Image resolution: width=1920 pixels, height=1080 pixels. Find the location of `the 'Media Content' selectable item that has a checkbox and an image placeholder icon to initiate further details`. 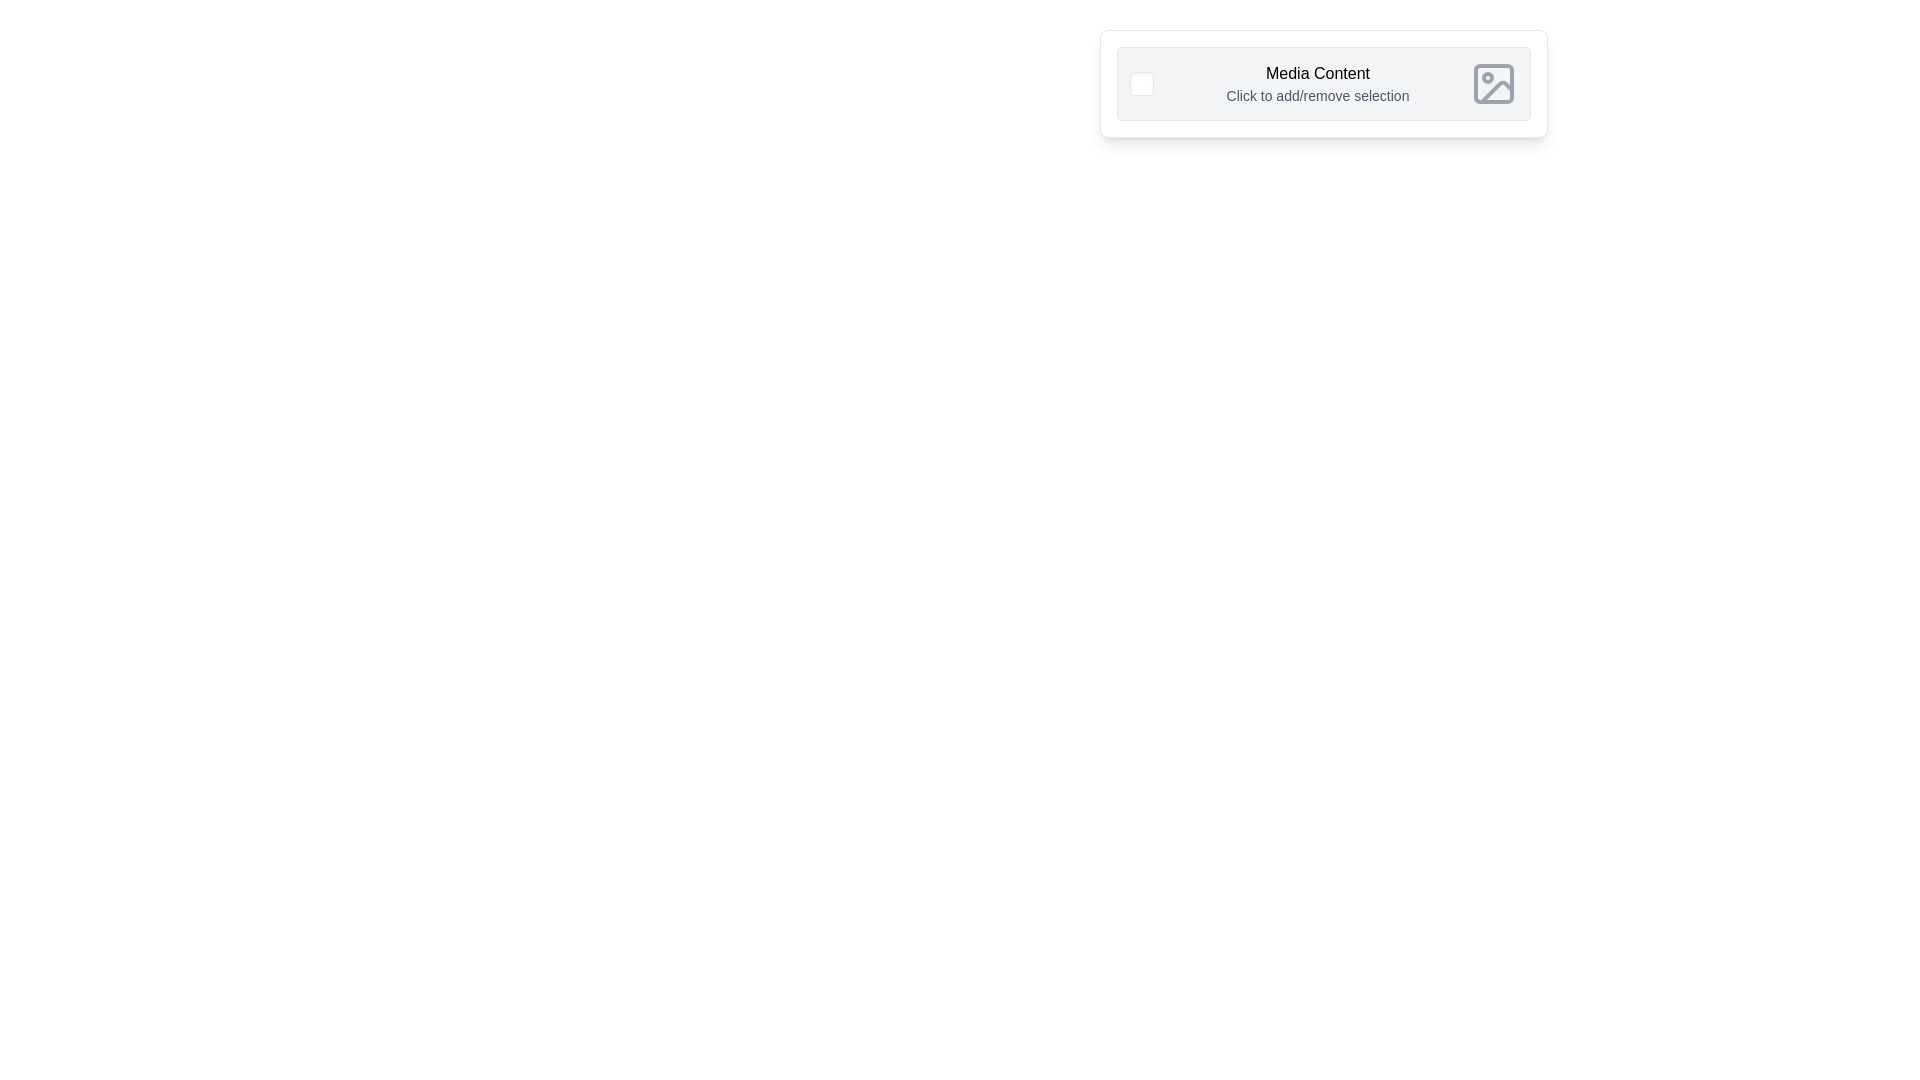

the 'Media Content' selectable item that has a checkbox and an image placeholder icon to initiate further details is located at coordinates (1324, 83).